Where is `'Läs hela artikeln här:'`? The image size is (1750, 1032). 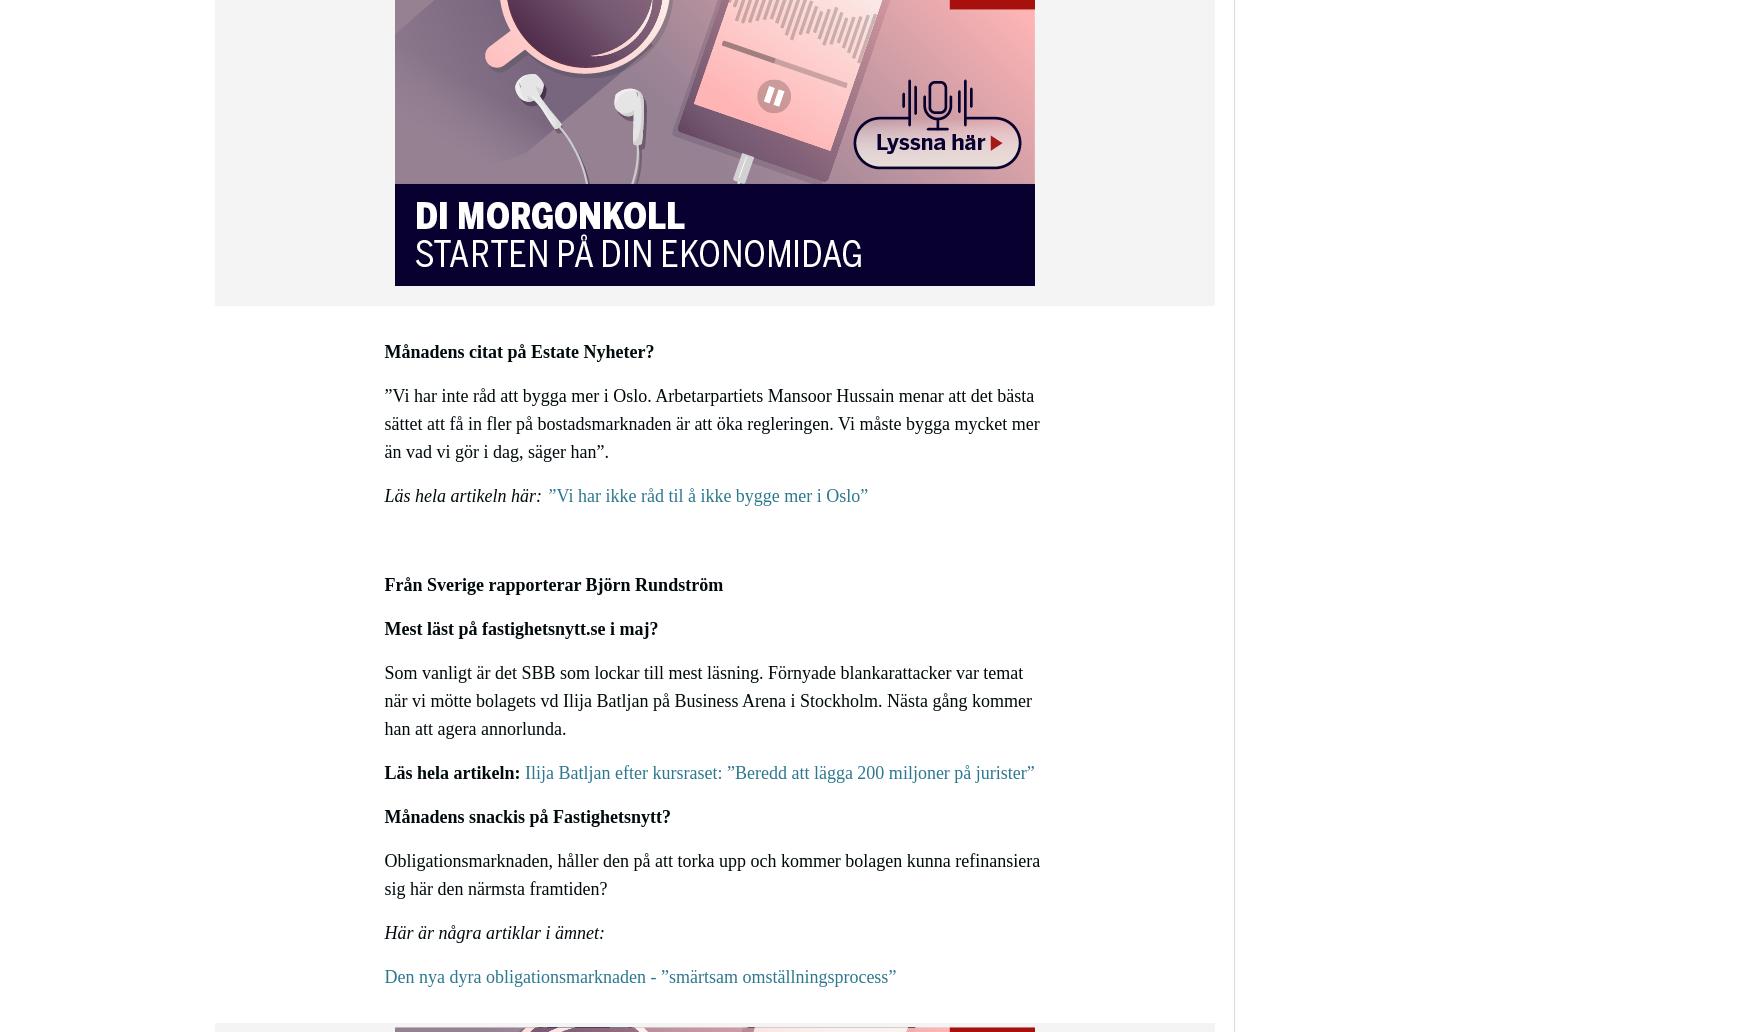 'Läs hela artikeln här:' is located at coordinates (464, 494).